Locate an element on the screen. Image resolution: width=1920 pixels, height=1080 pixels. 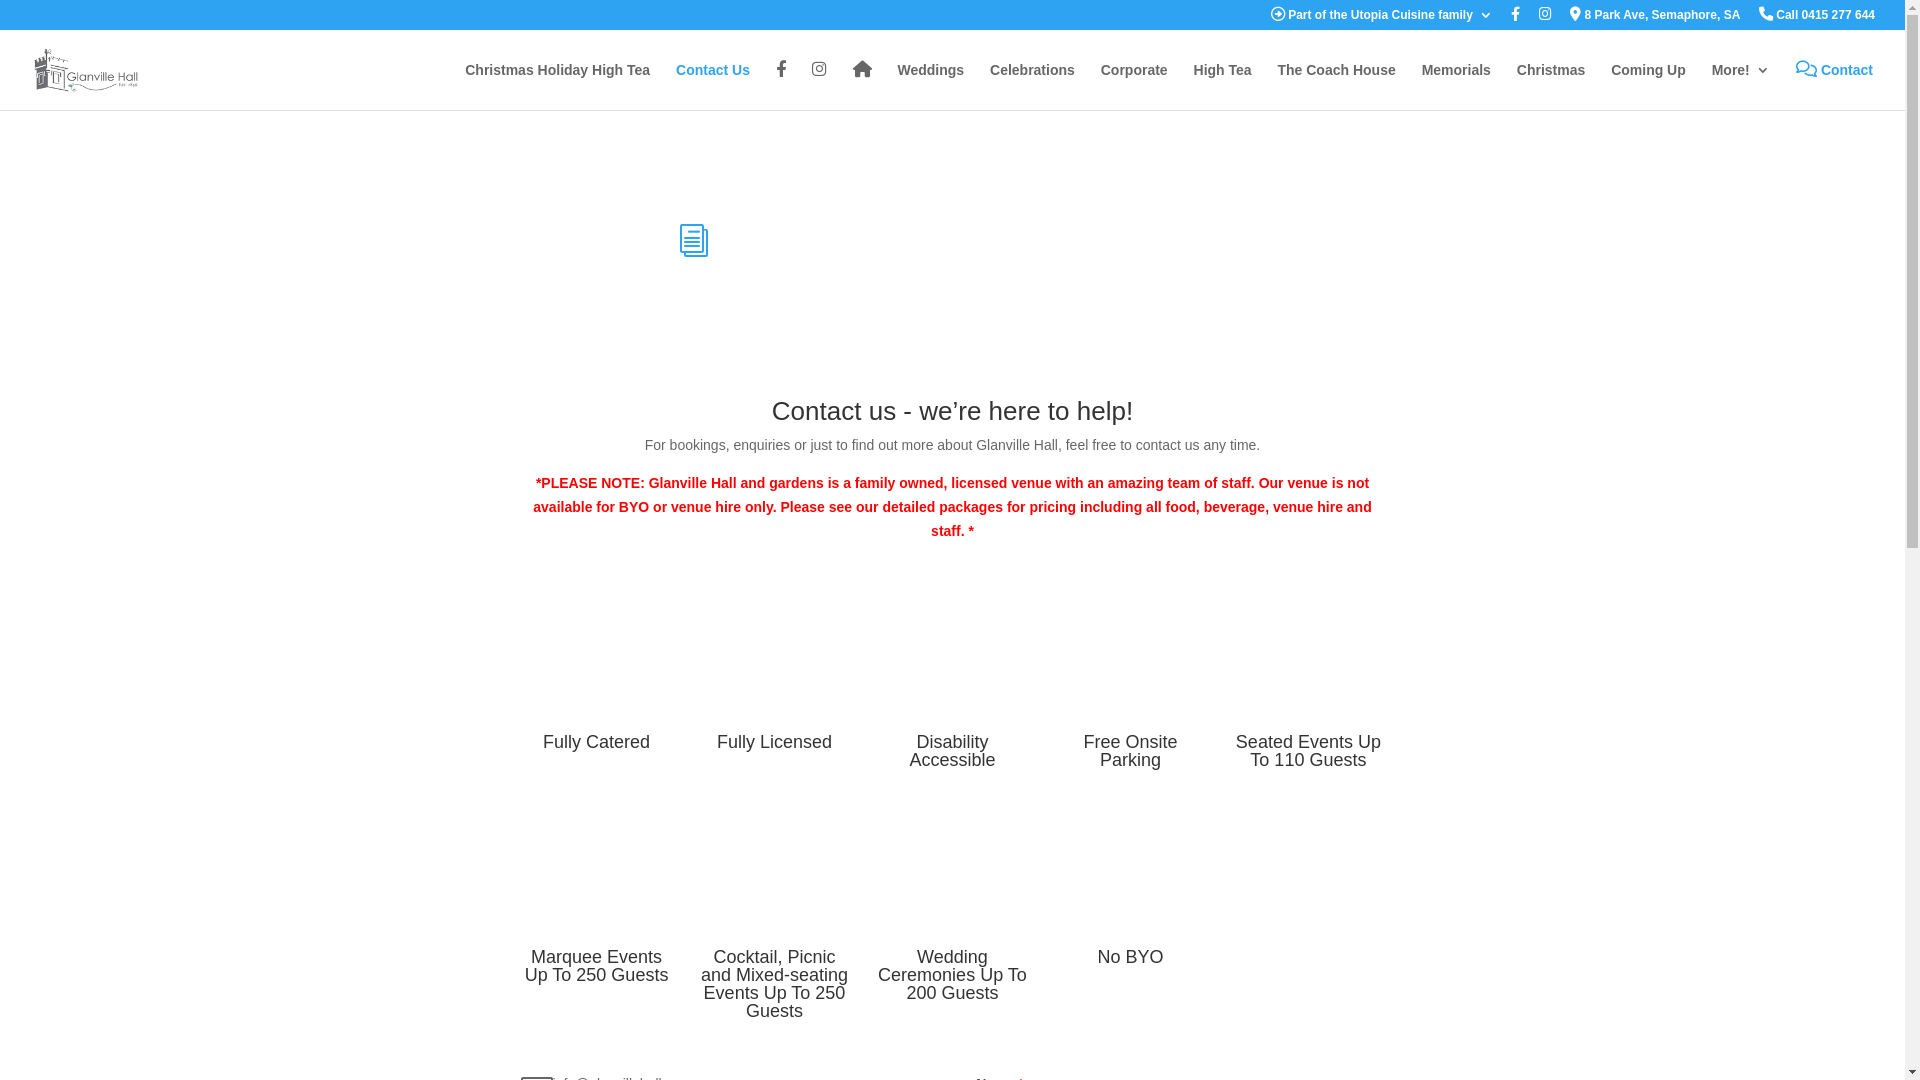
'High Tea' is located at coordinates (1194, 85).